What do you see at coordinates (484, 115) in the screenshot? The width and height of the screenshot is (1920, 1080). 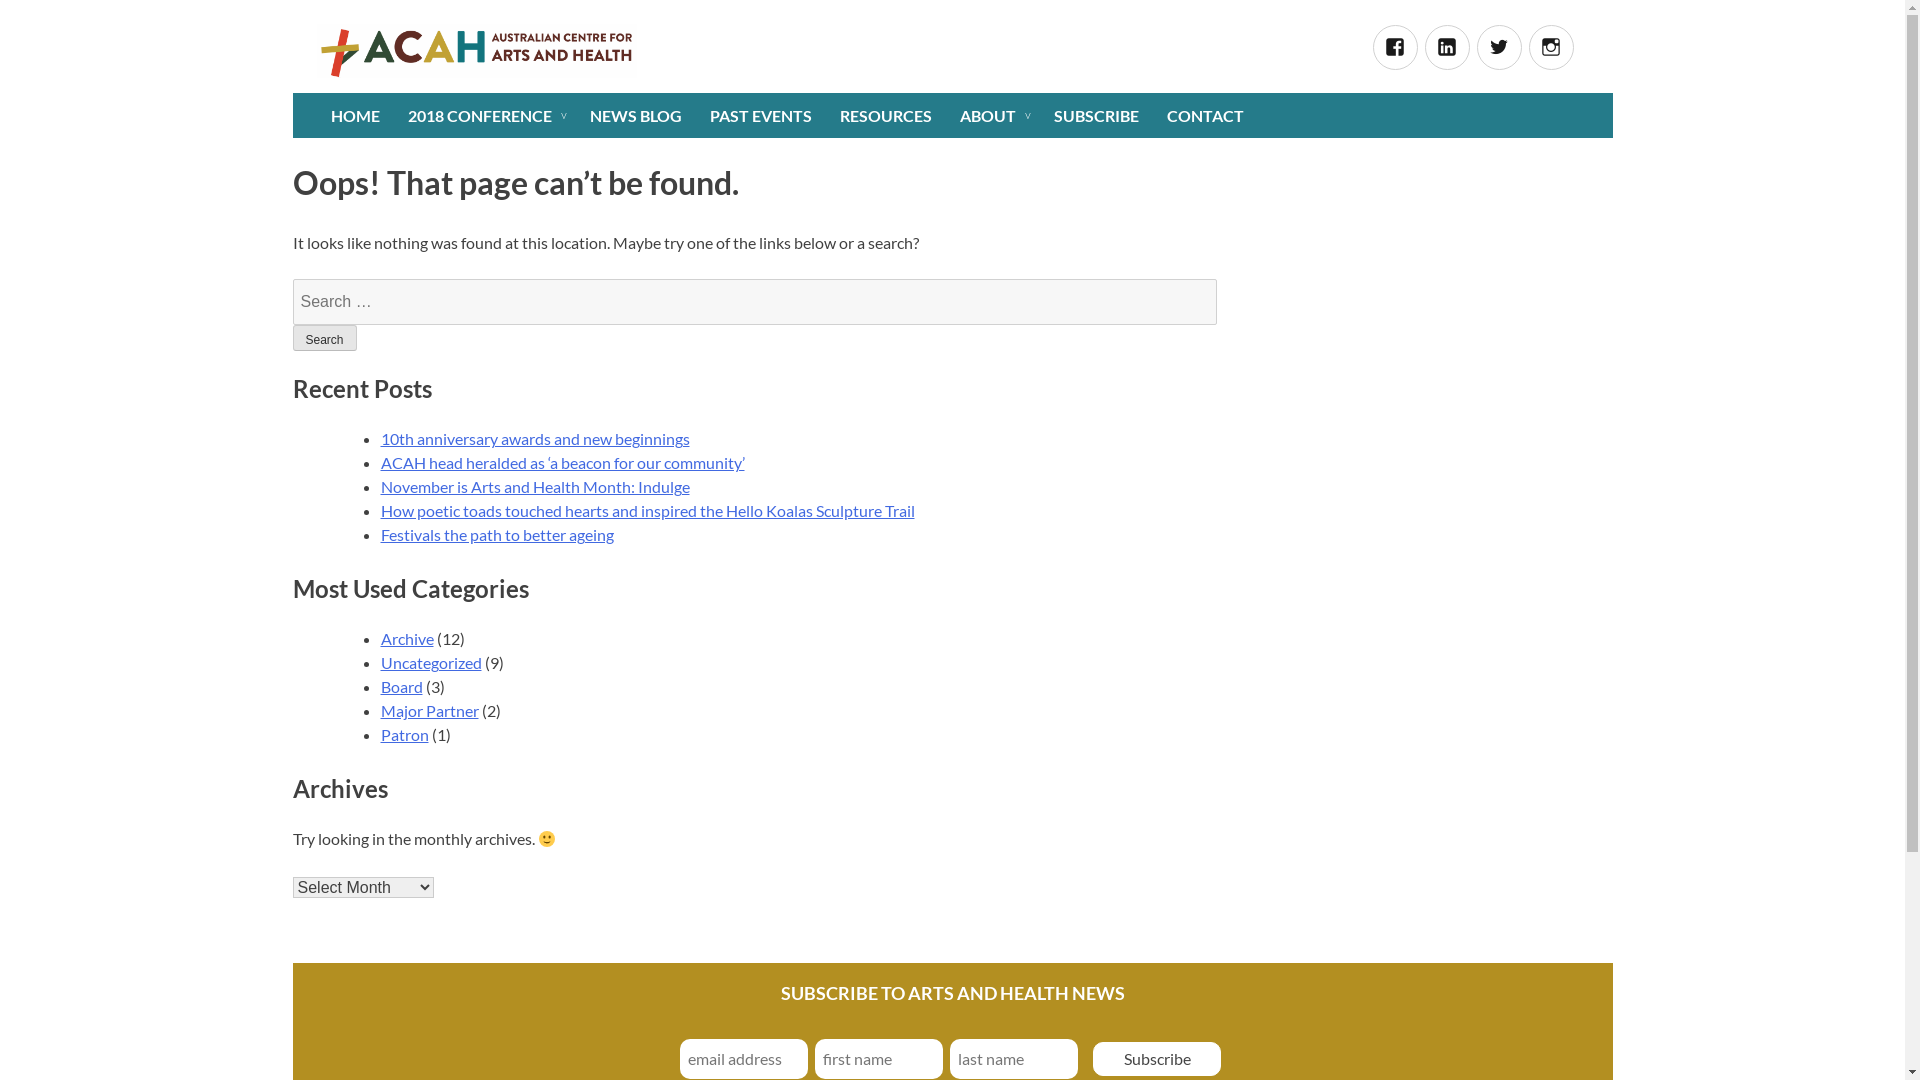 I see `'2018 CONFERENCE'` at bounding box center [484, 115].